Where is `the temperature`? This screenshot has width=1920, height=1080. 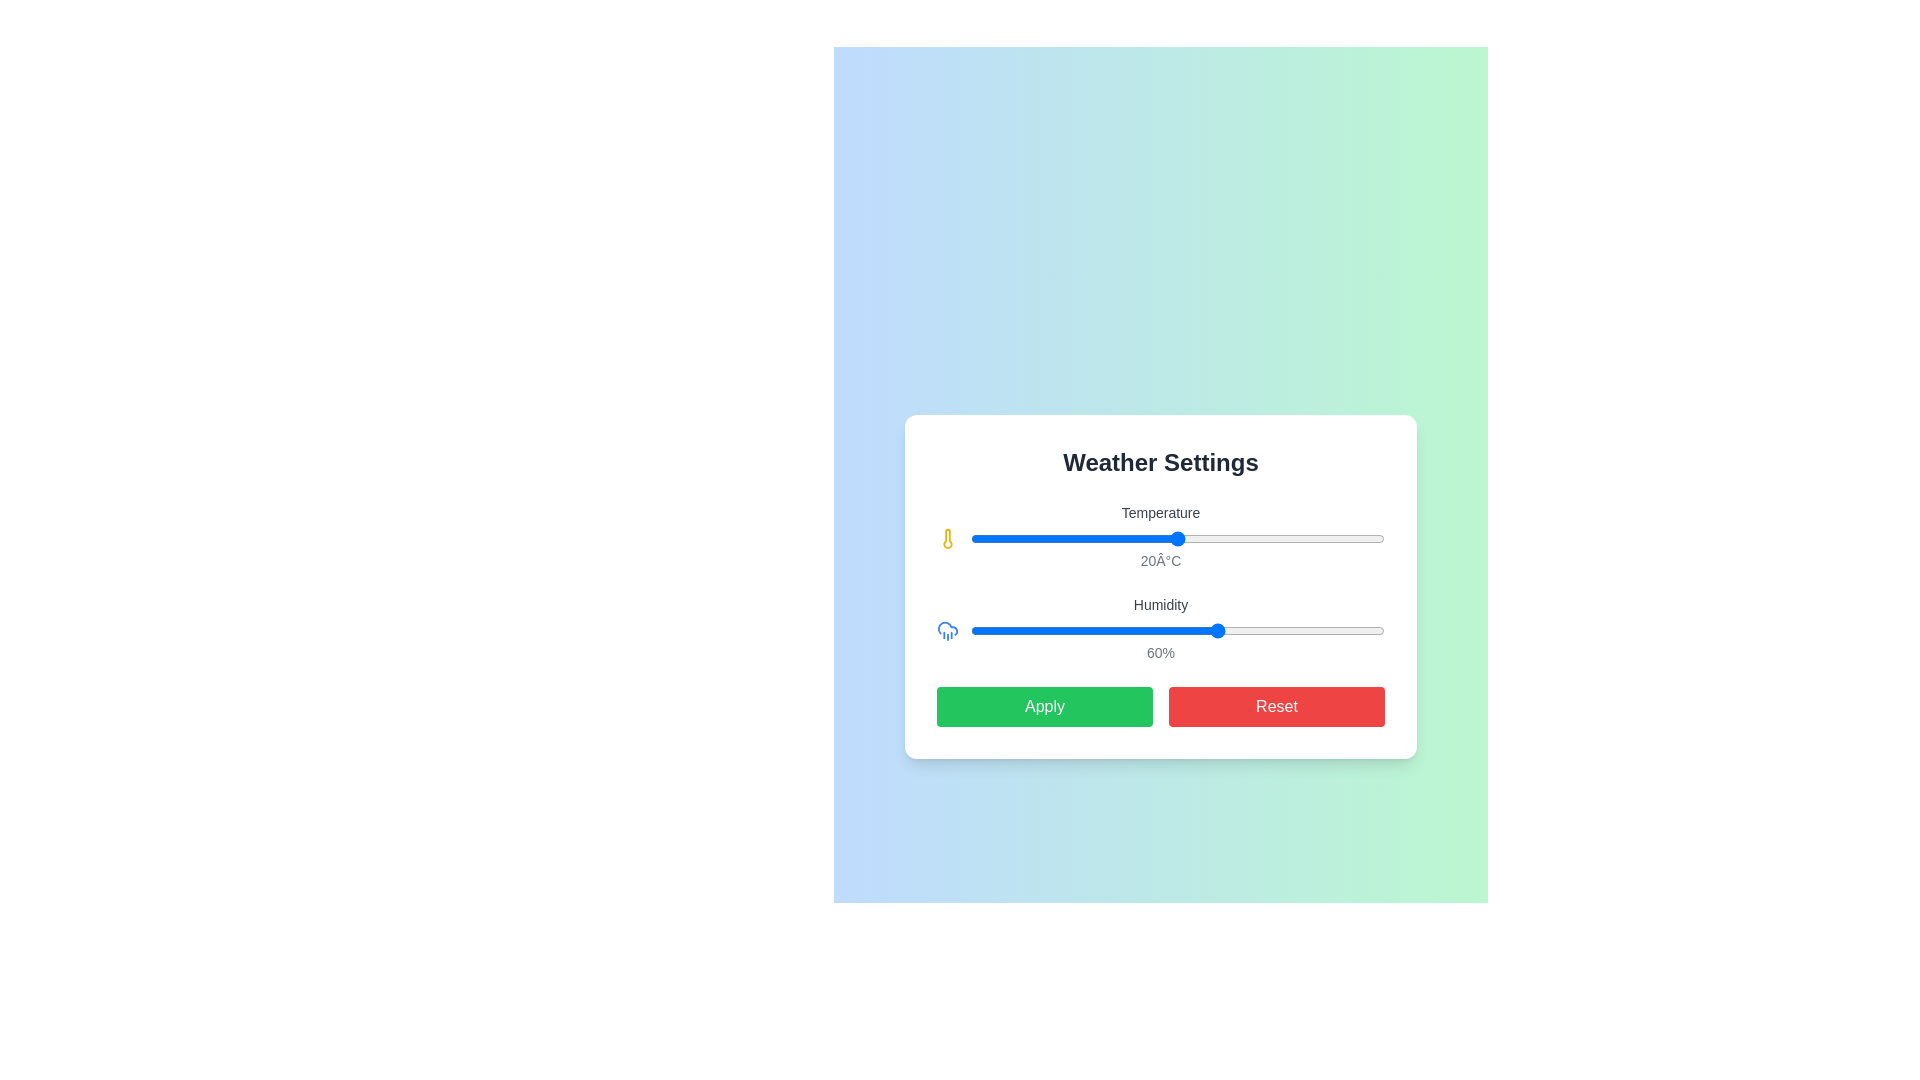 the temperature is located at coordinates (1353, 538).